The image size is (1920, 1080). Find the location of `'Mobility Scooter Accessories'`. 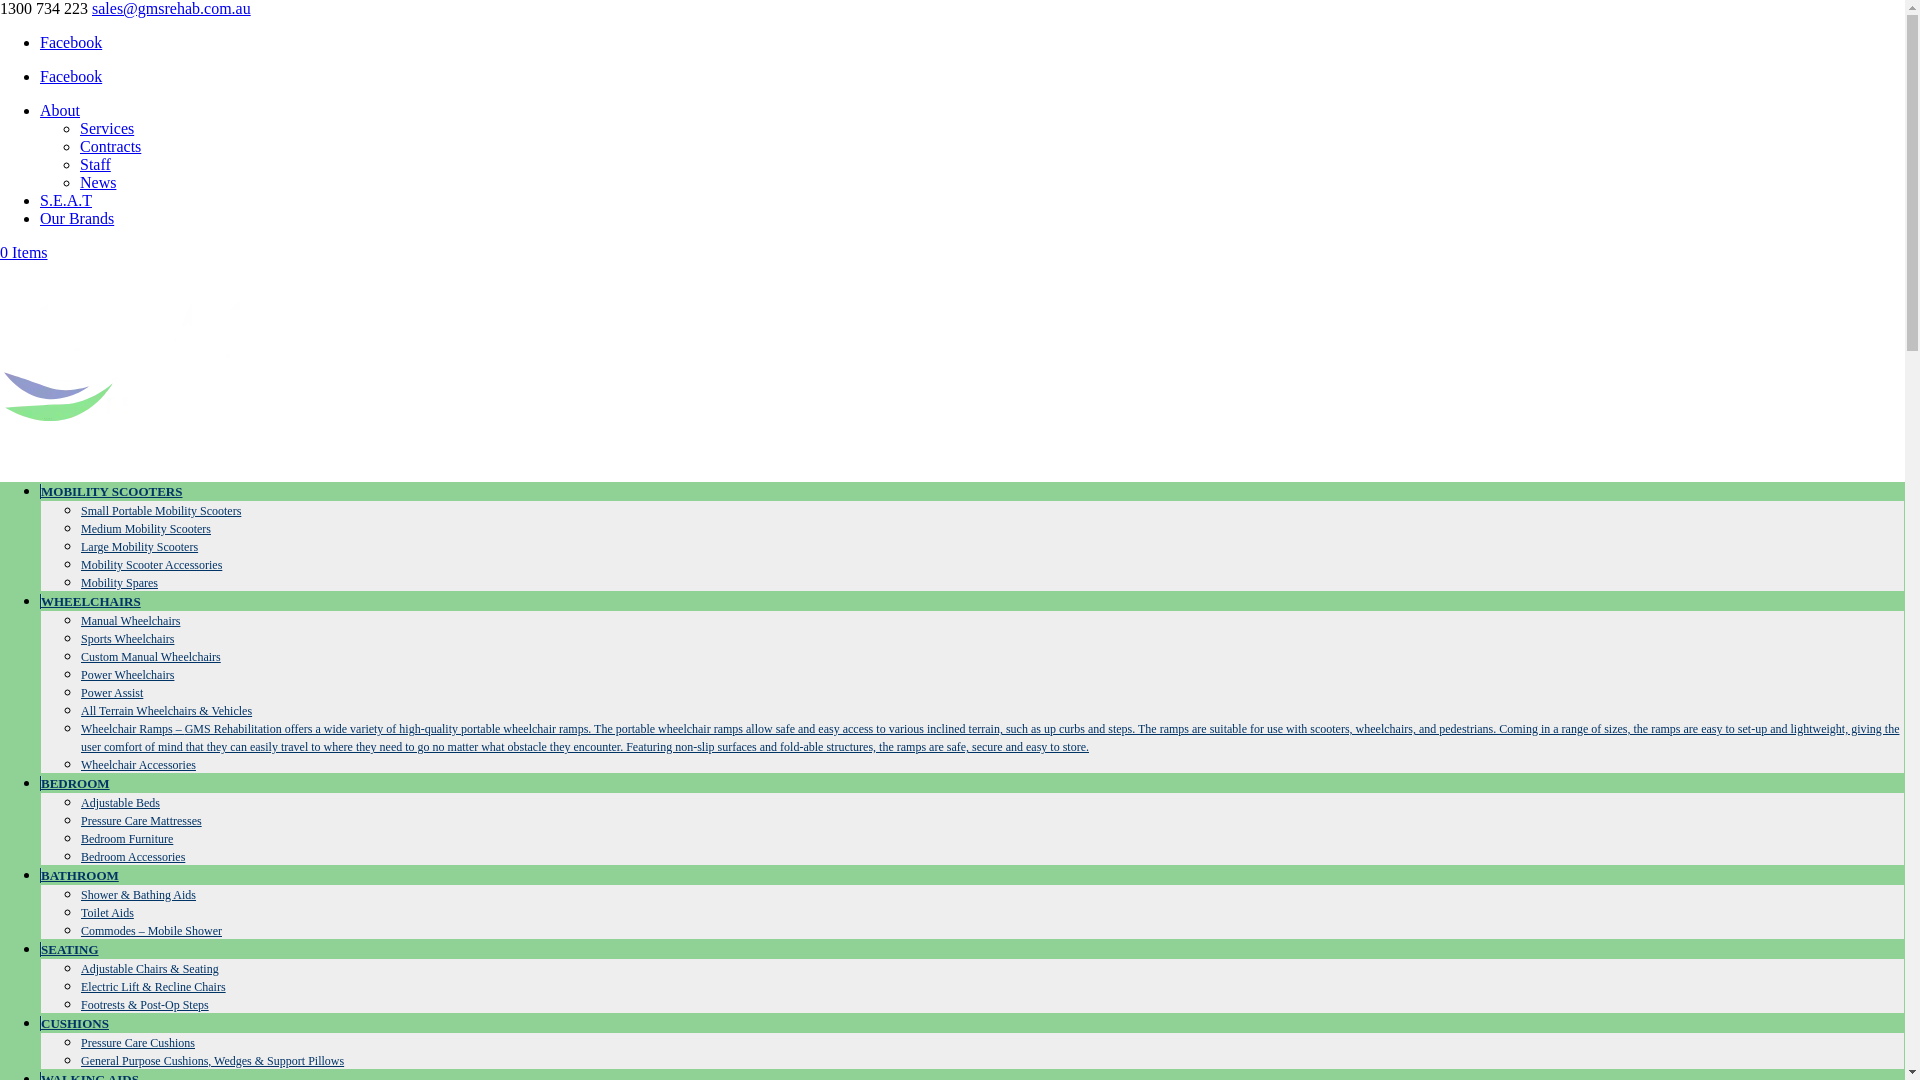

'Mobility Scooter Accessories' is located at coordinates (150, 564).